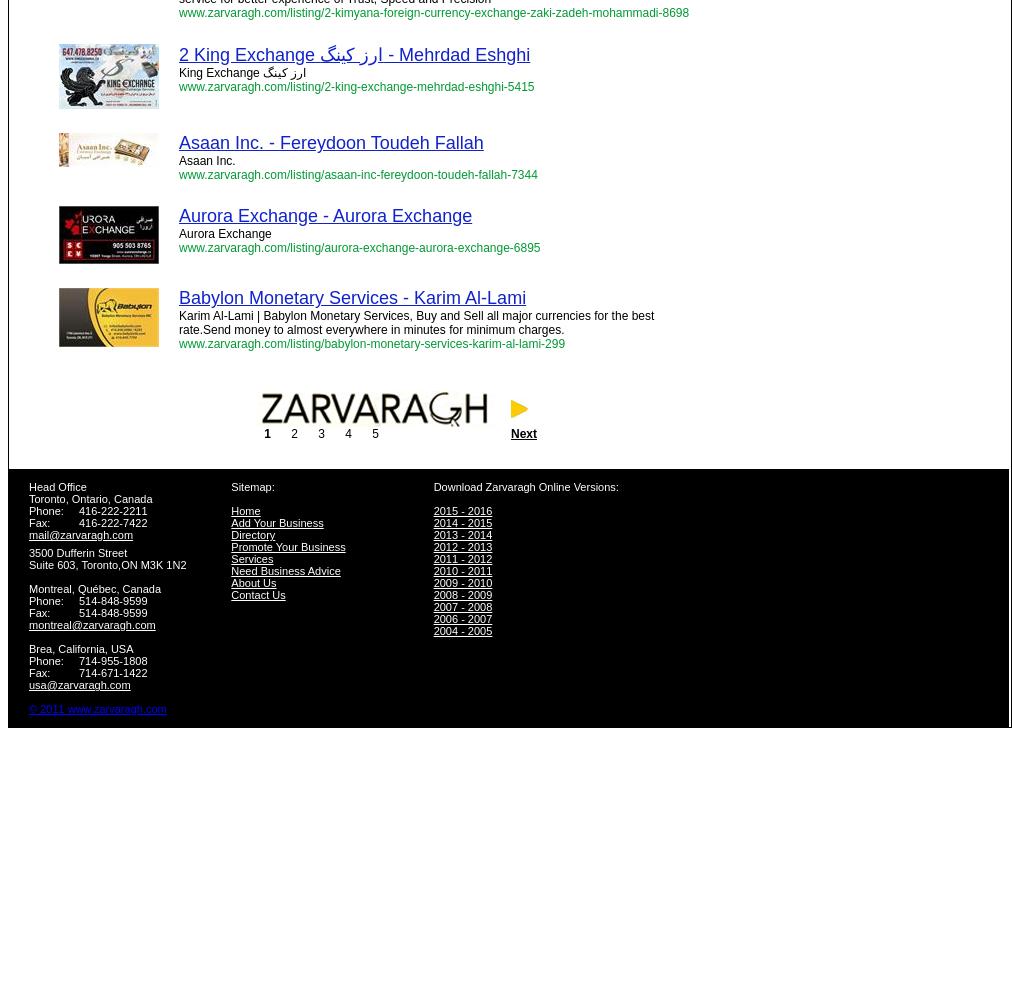 This screenshot has height=1000, width=1012. Describe the element at coordinates (371, 343) in the screenshot. I see `'www.zarvaragh.com/listing/babylon-monetary-services-karim-al-lami-299'` at that location.